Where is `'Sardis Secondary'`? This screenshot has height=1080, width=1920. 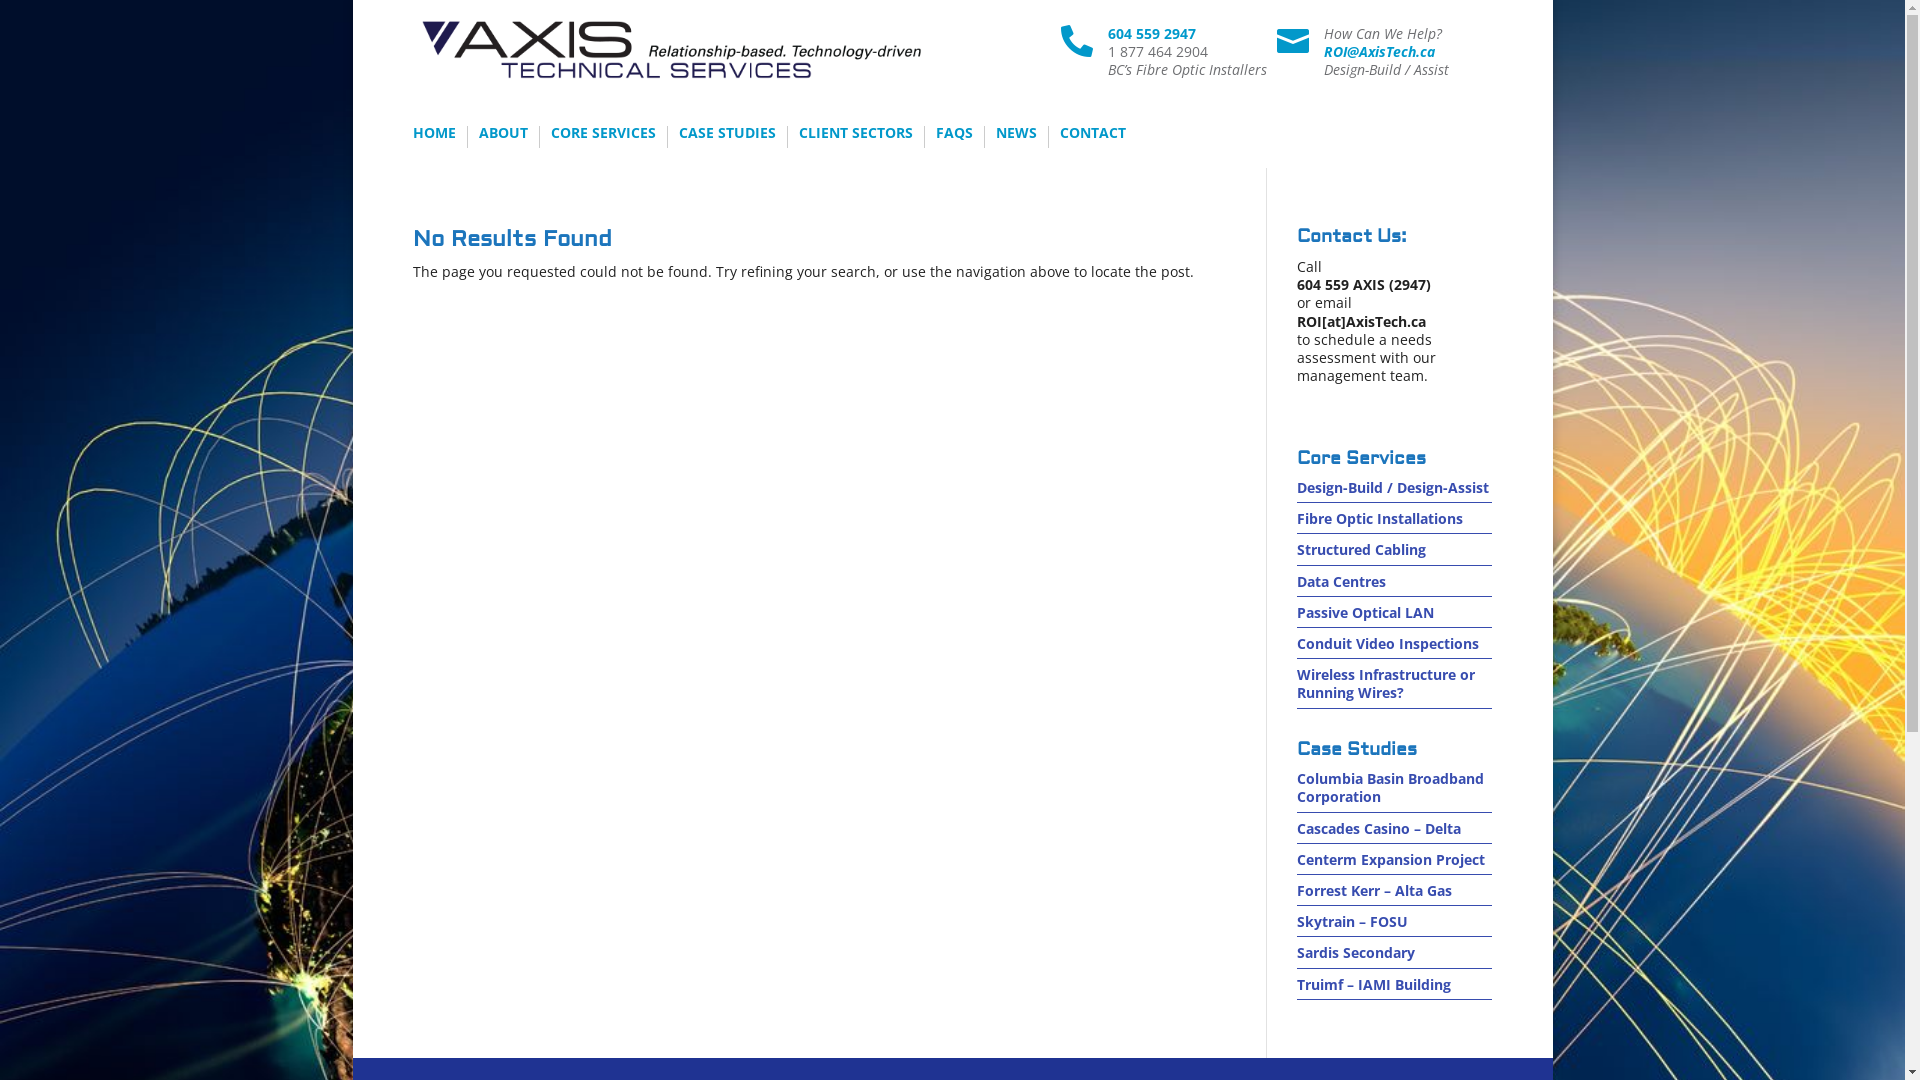 'Sardis Secondary' is located at coordinates (1356, 951).